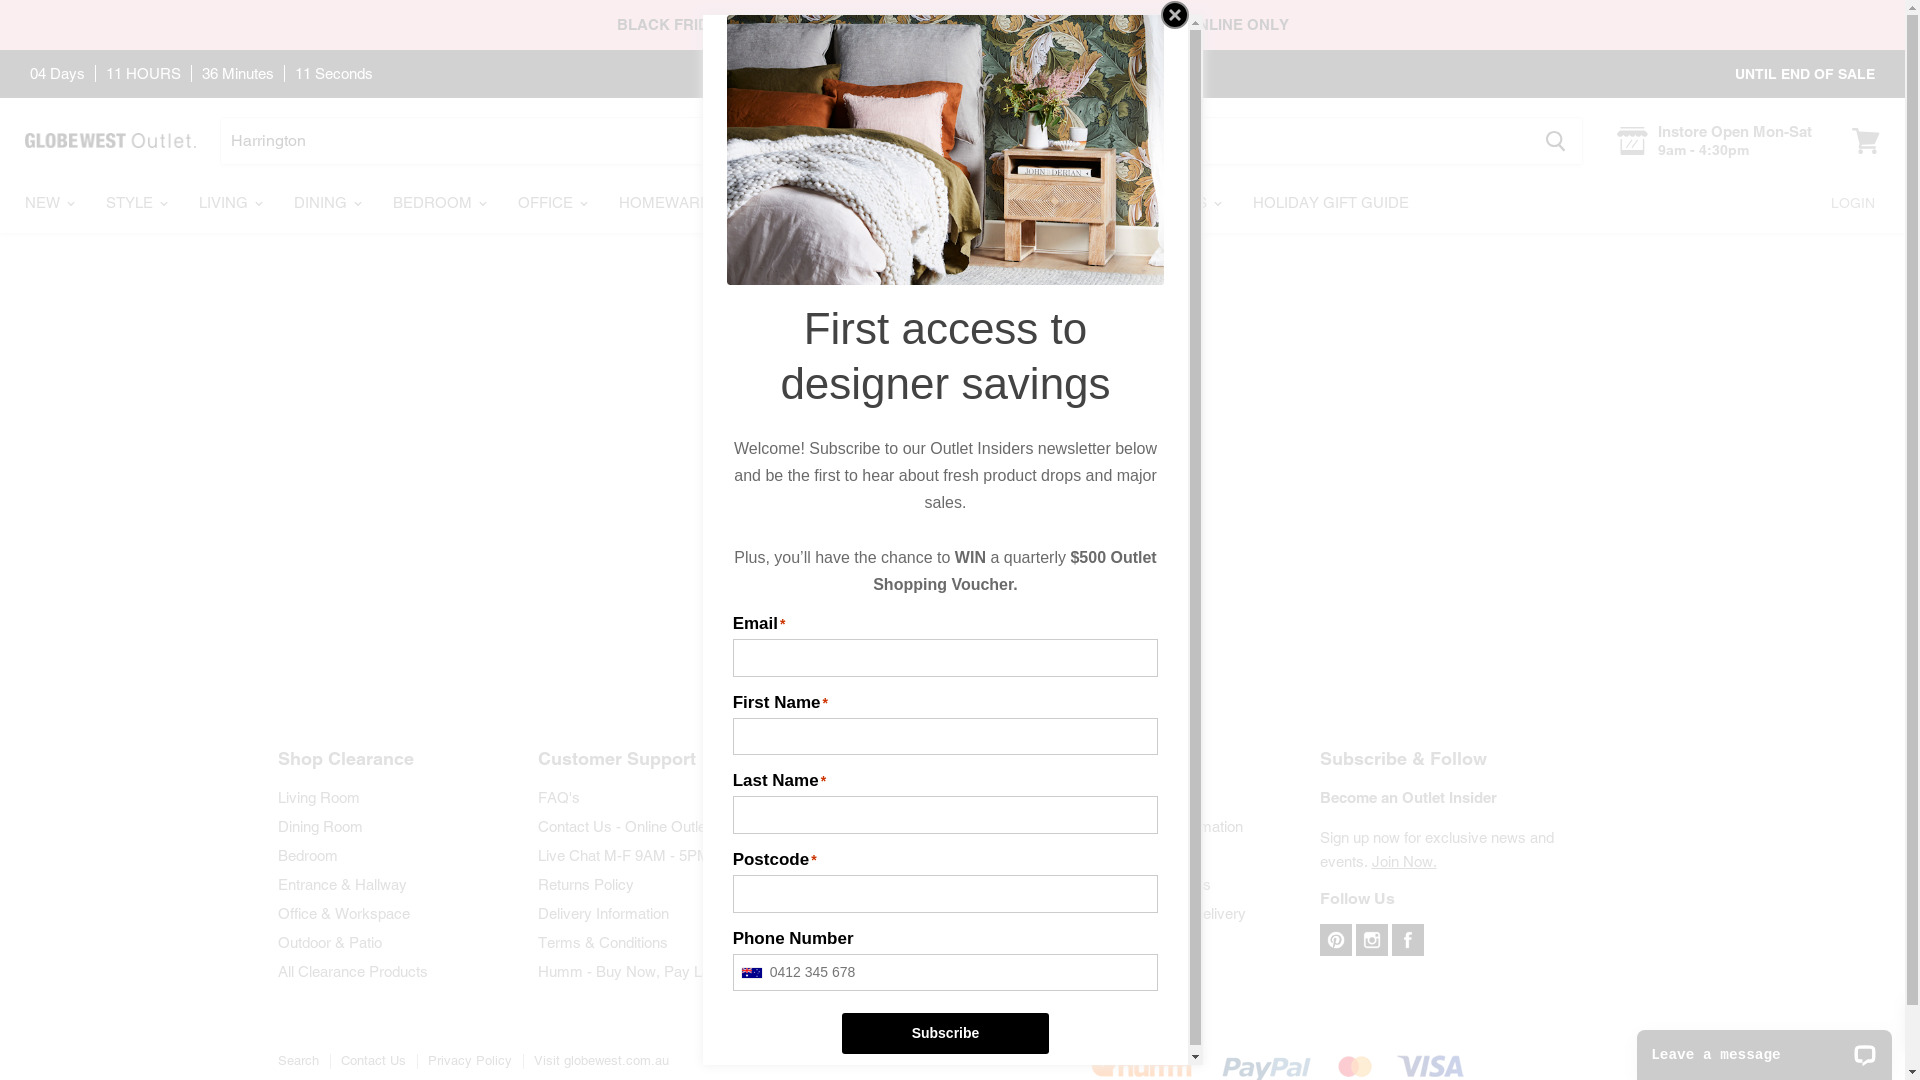 The height and width of the screenshot is (1080, 1920). Describe the element at coordinates (306, 855) in the screenshot. I see `'Bedroom'` at that location.